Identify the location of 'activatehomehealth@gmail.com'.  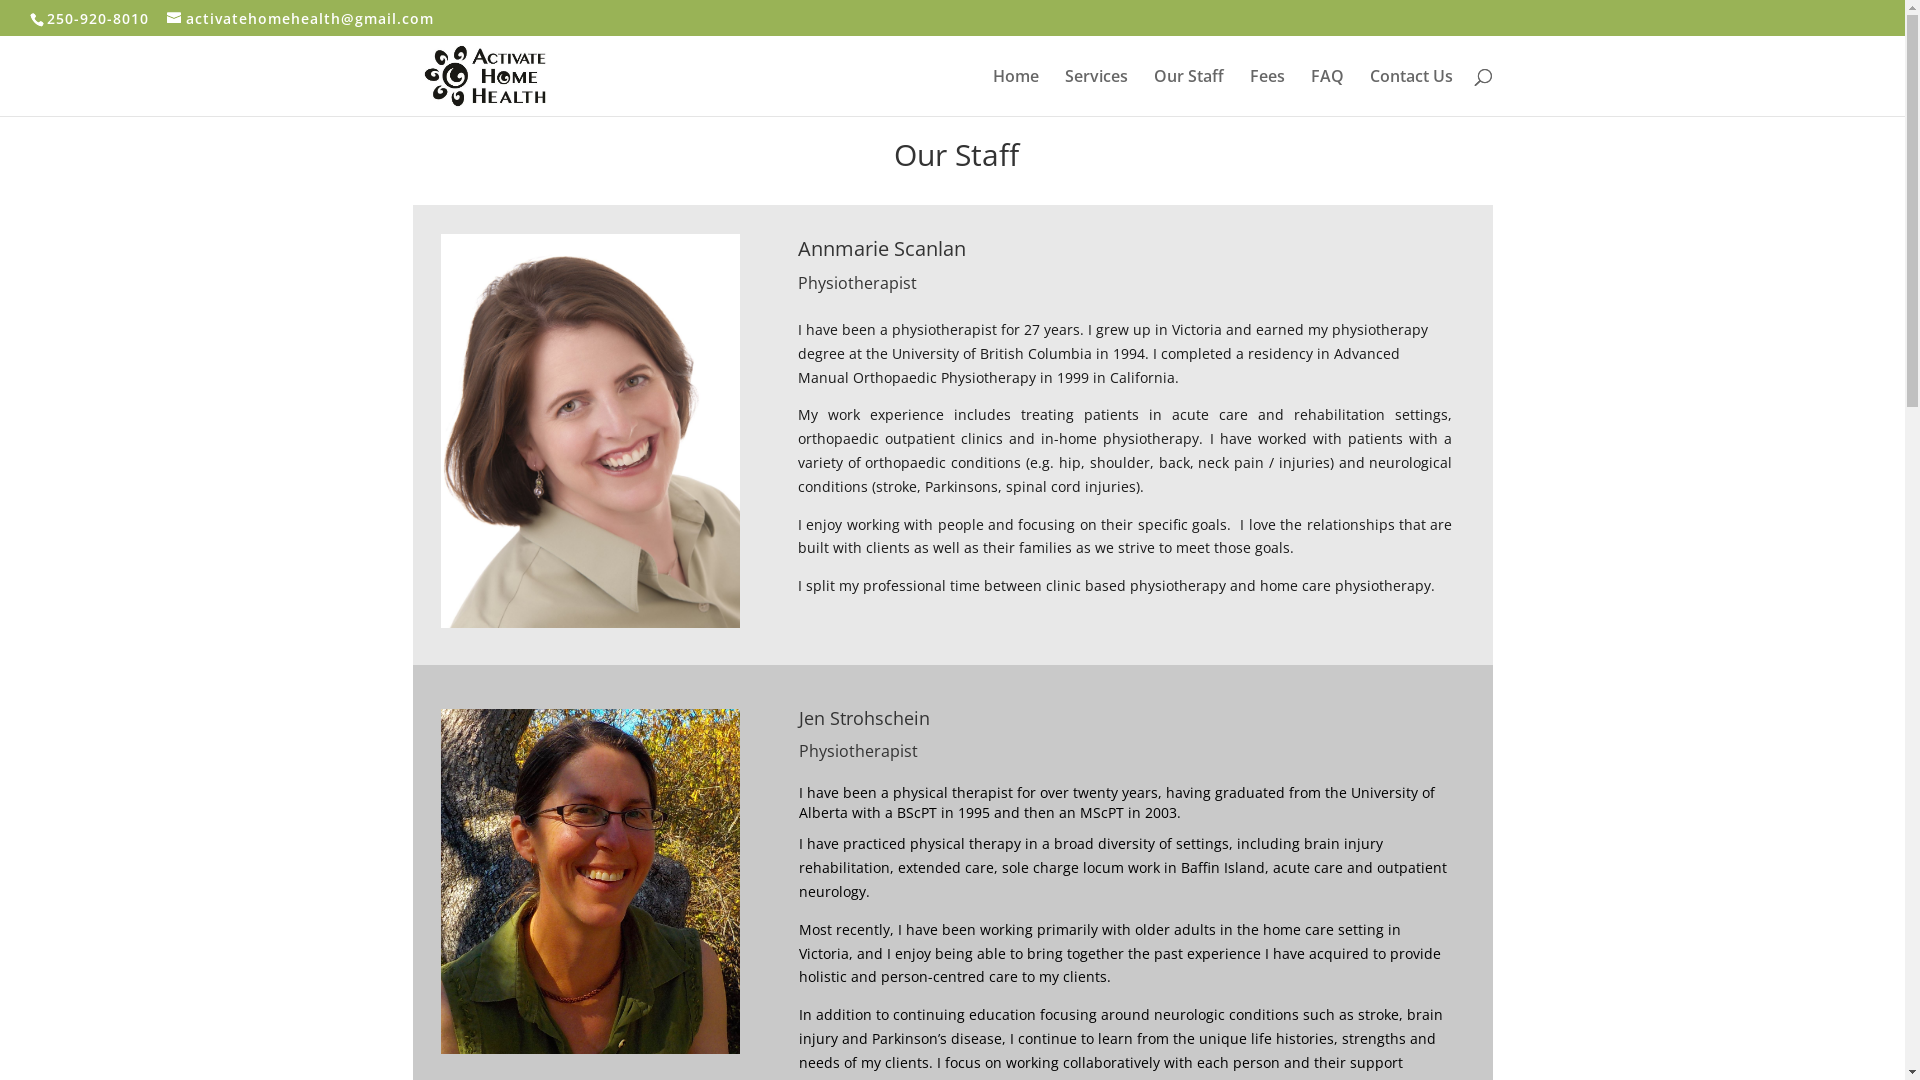
(167, 17).